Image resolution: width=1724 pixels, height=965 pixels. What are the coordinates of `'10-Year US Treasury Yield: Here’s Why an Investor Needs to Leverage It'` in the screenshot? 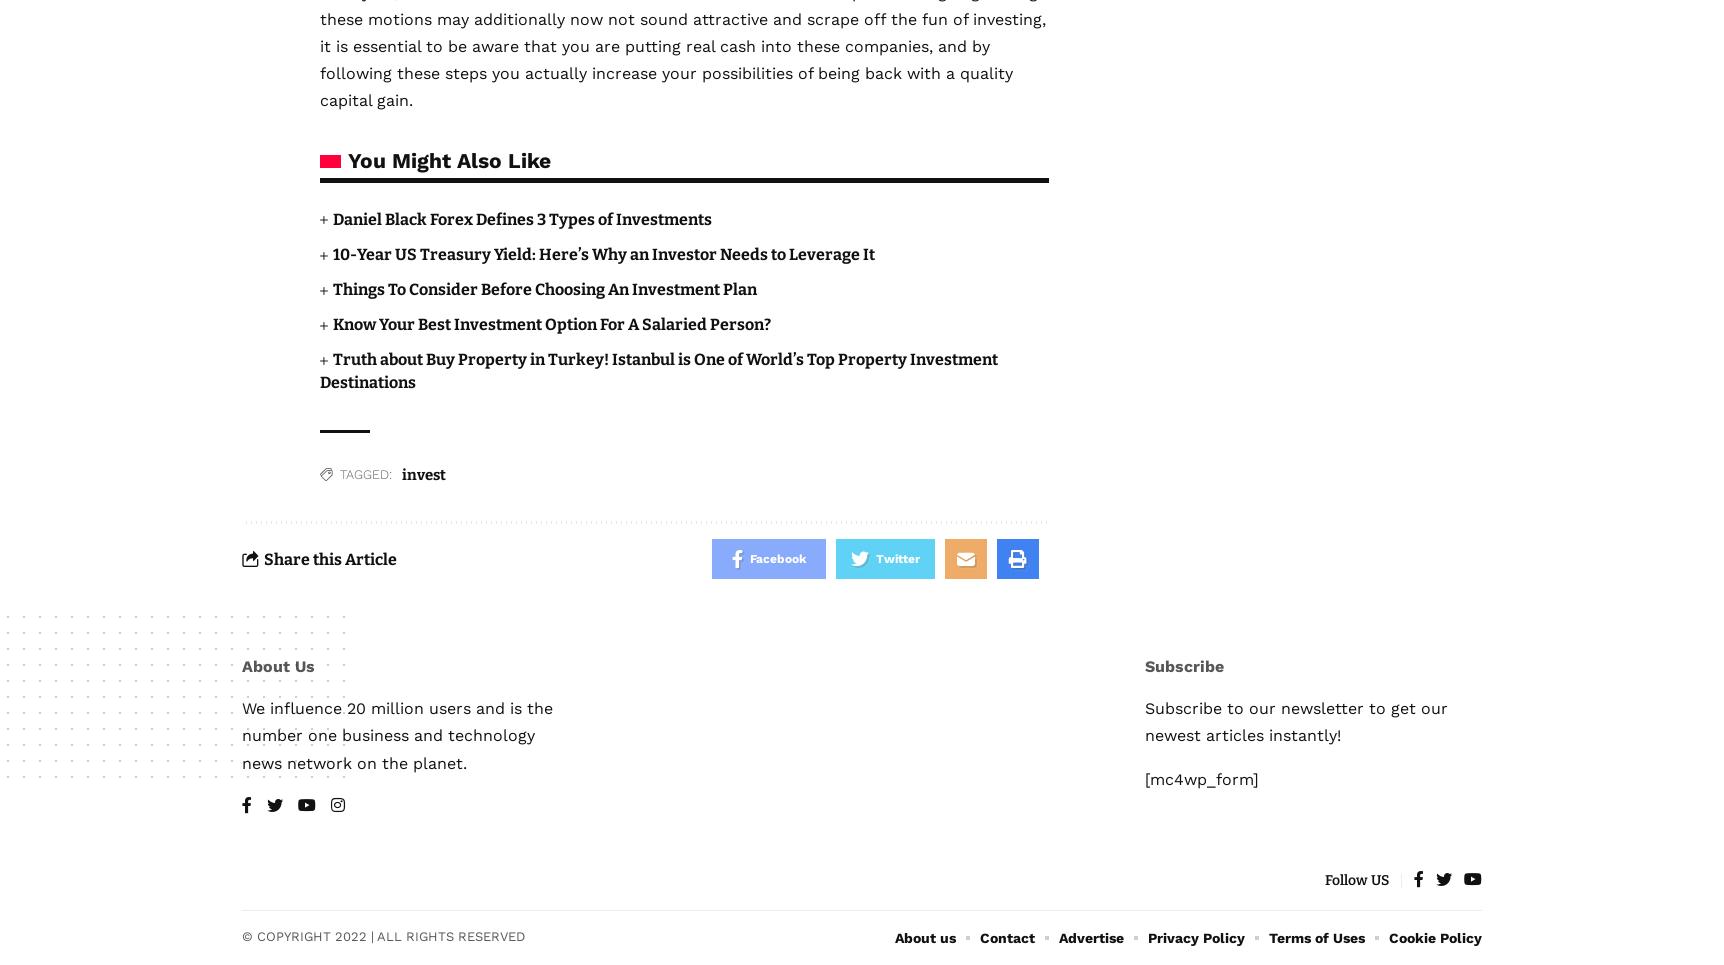 It's located at (603, 252).